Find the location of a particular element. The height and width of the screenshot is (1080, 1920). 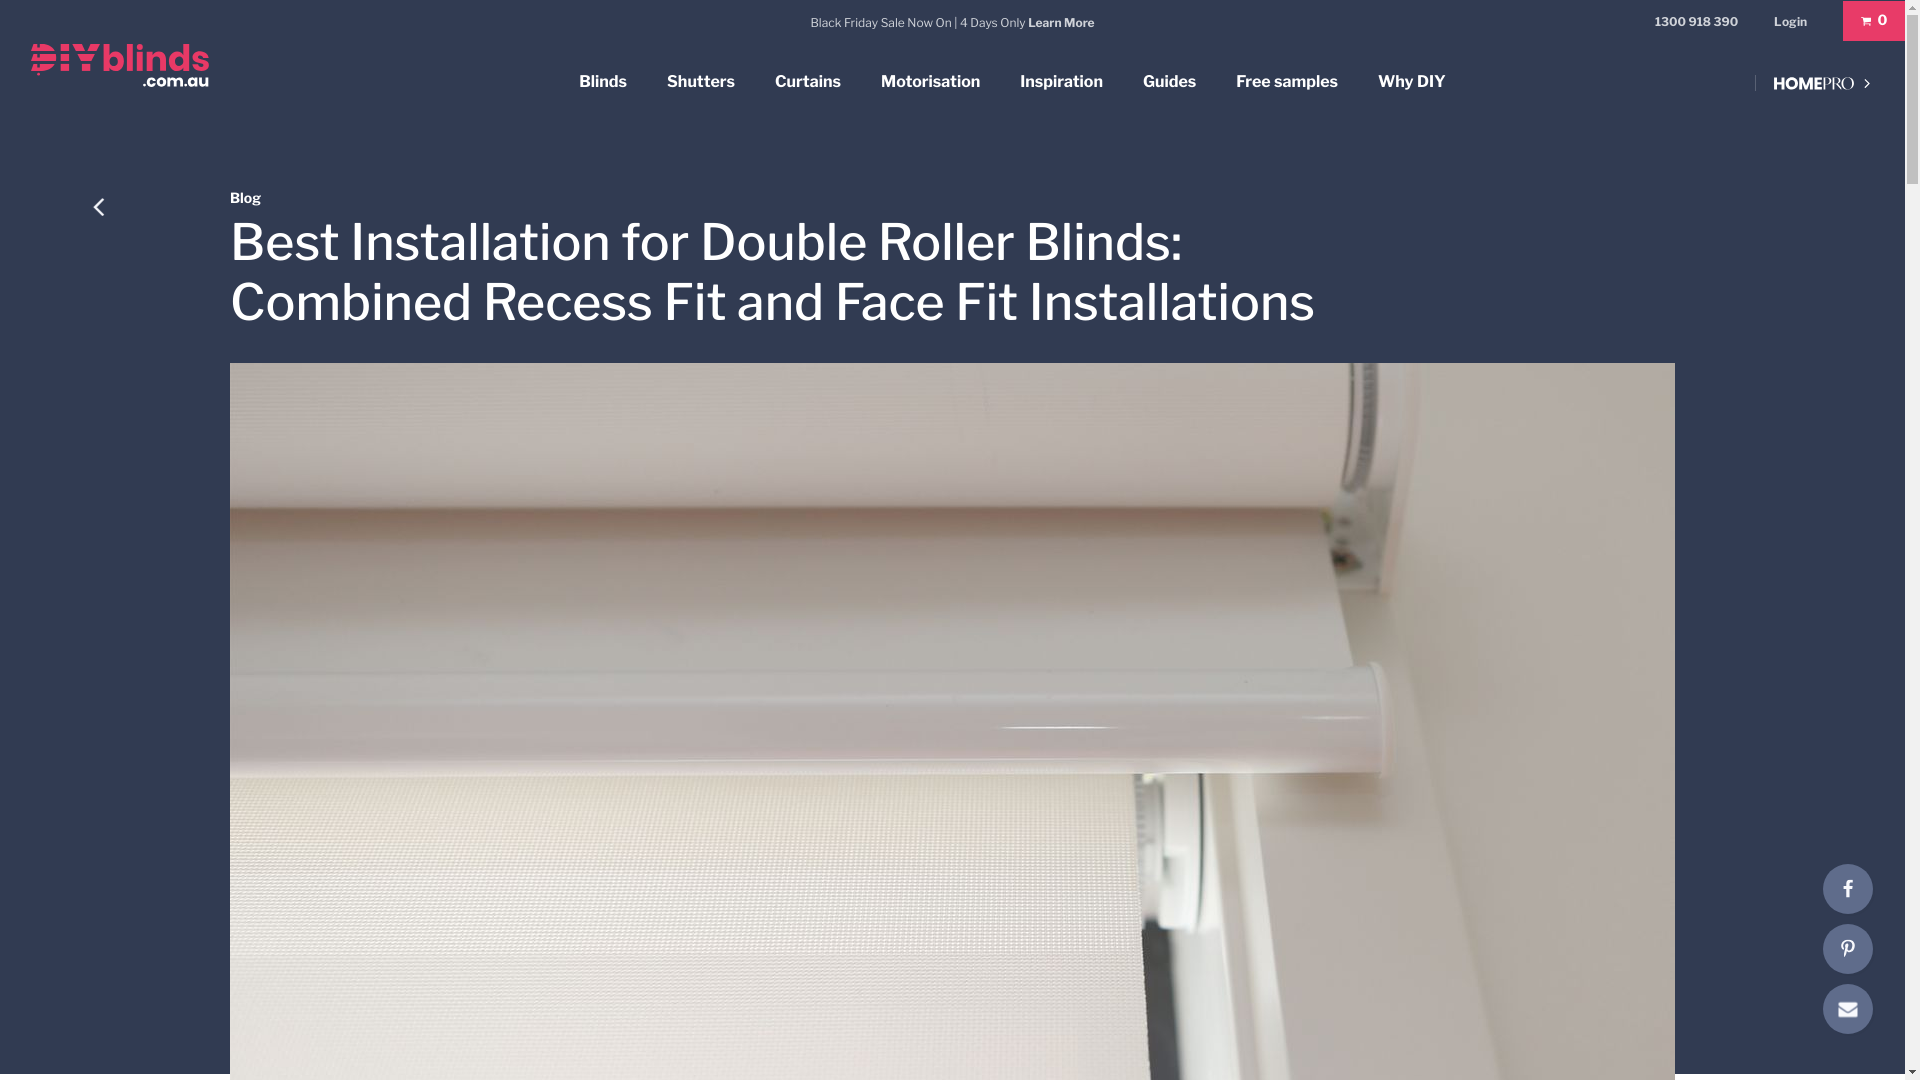

'Shutters' is located at coordinates (700, 81).